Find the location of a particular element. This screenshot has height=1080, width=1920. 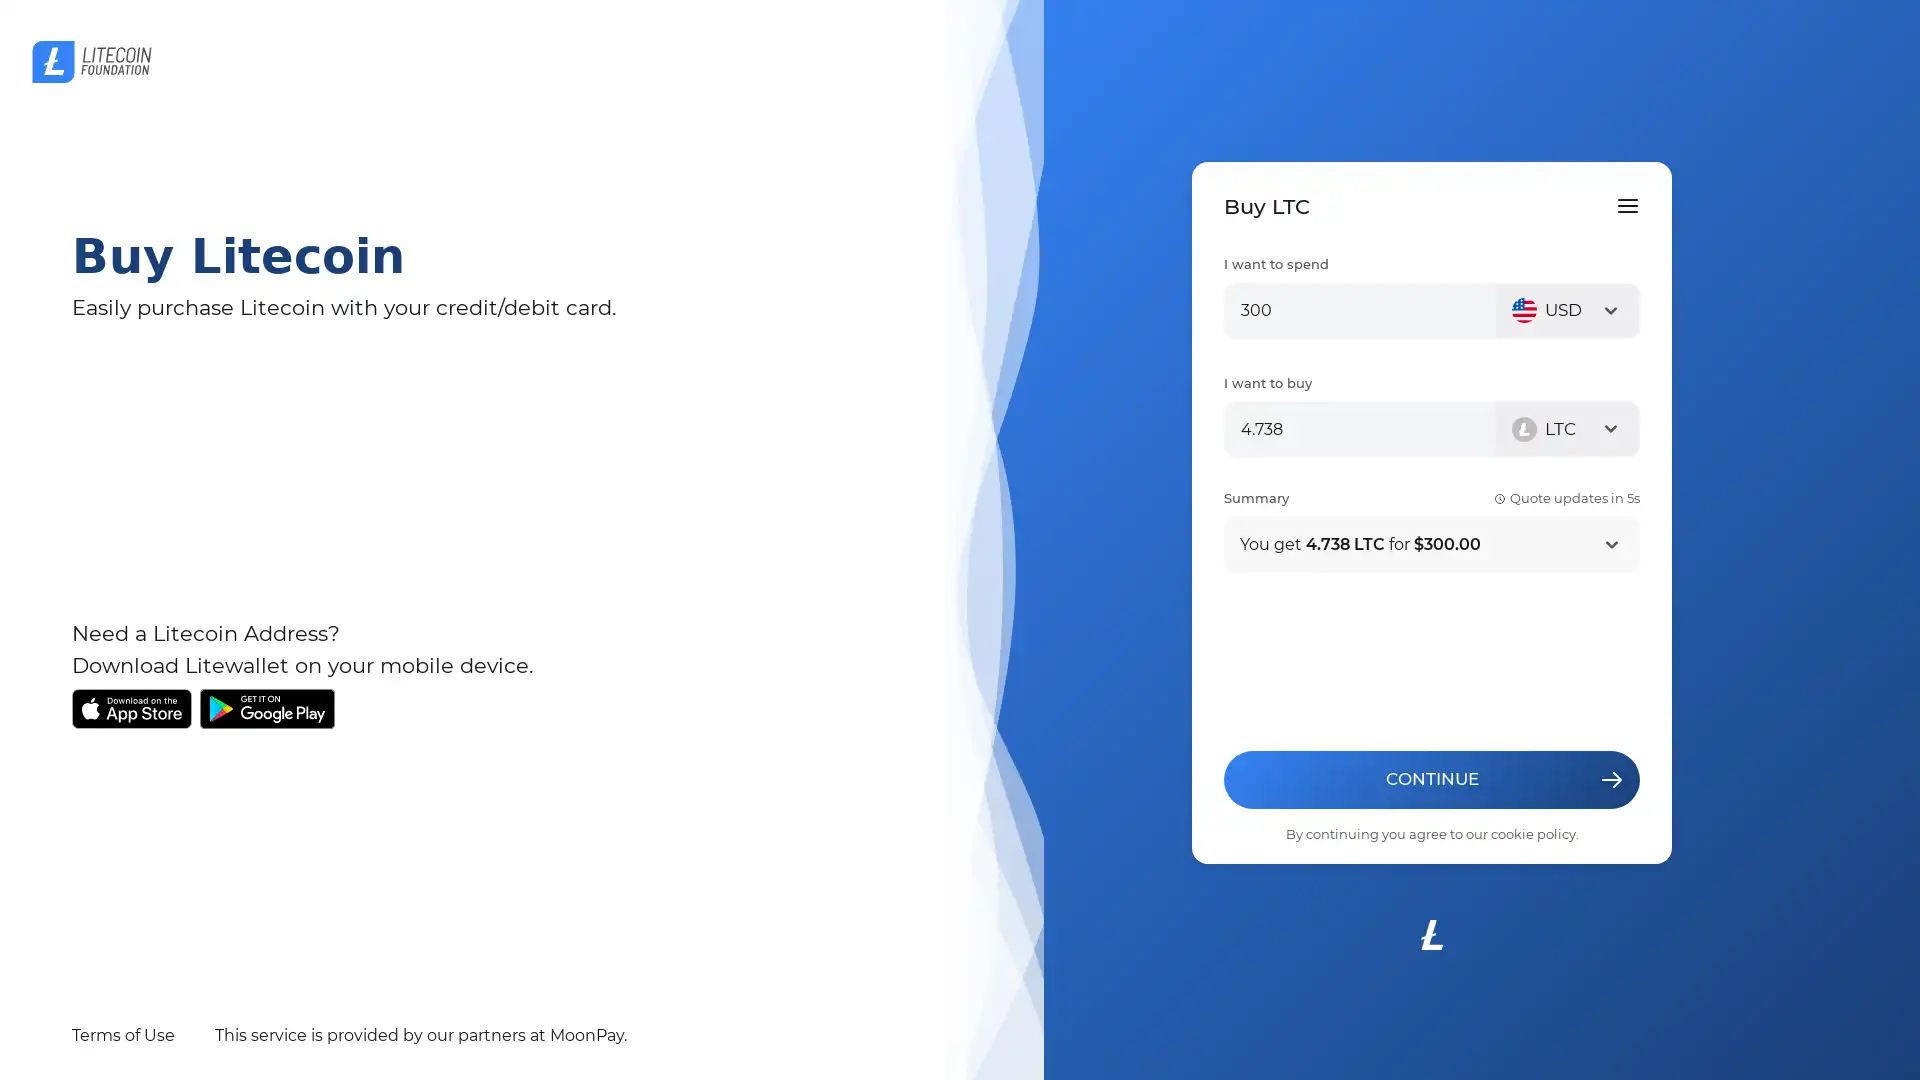

USD is located at coordinates (1565, 309).